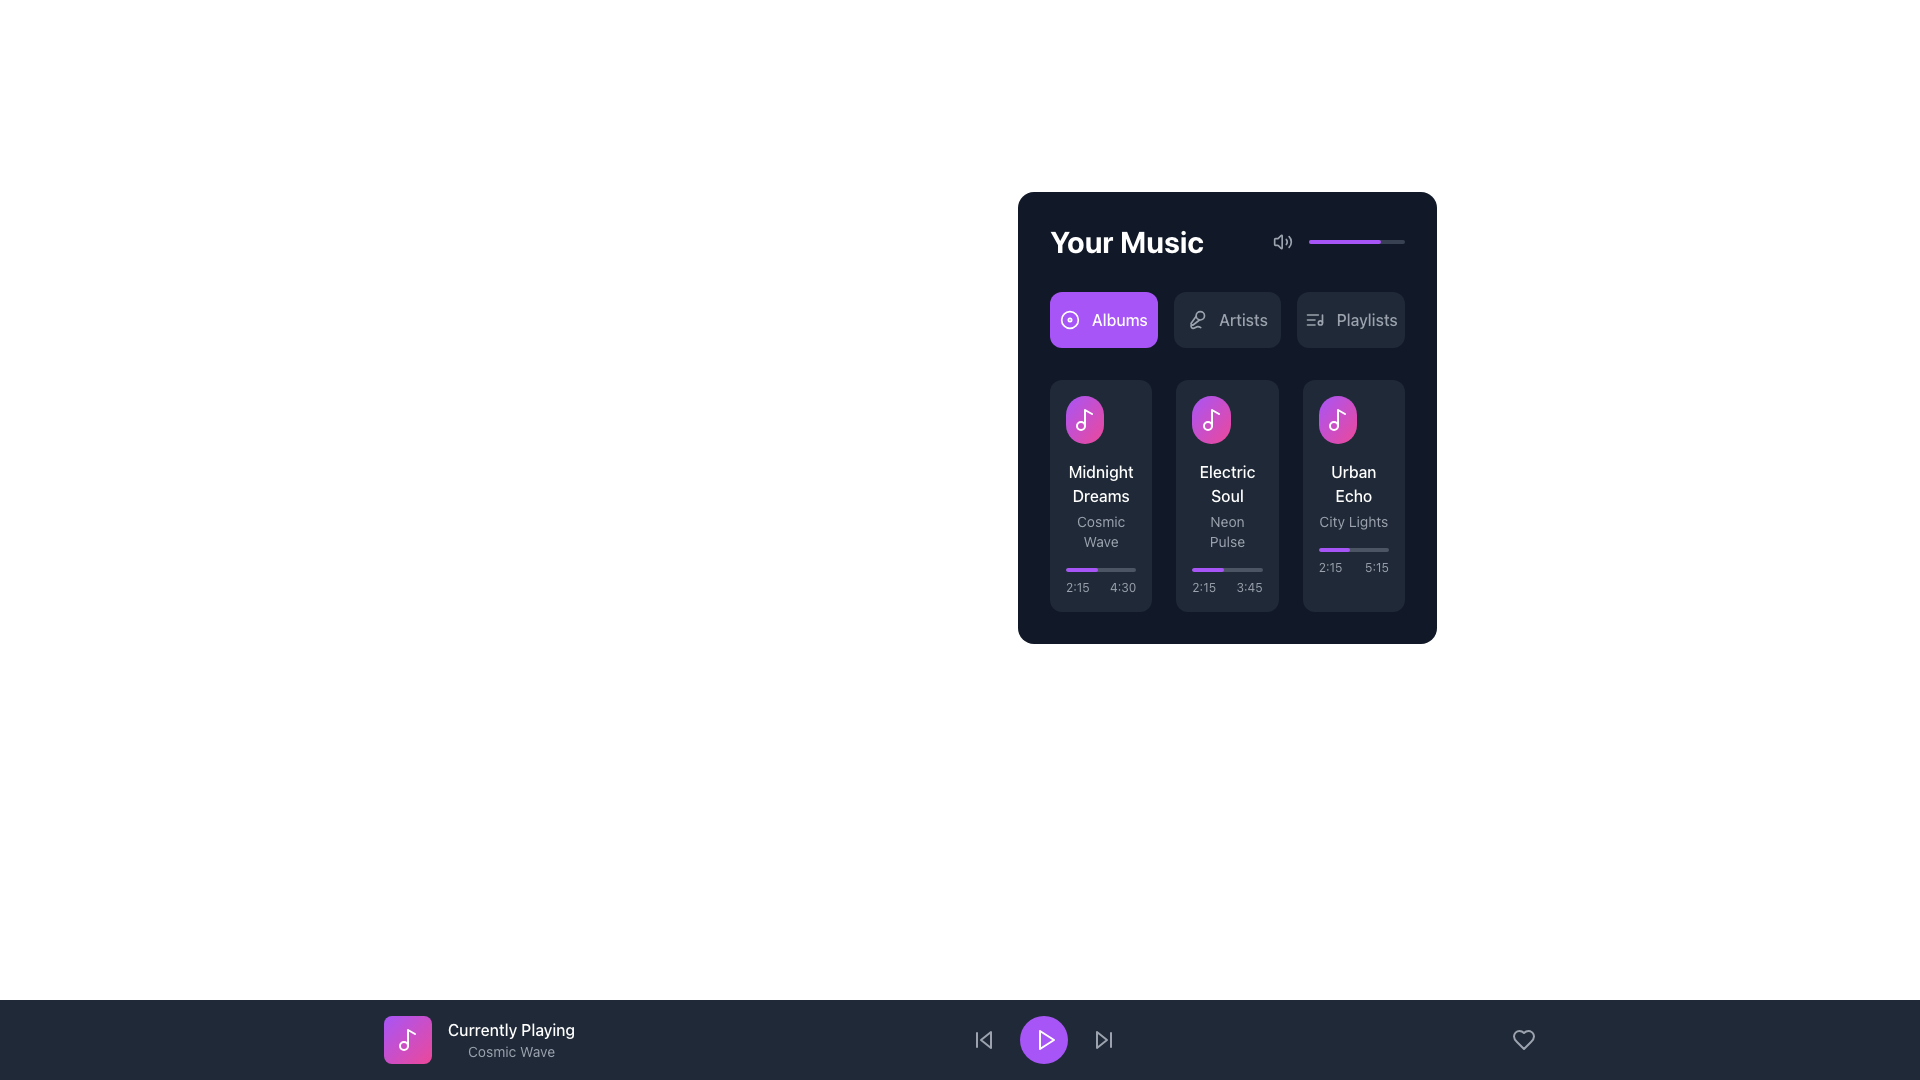 Image resolution: width=1920 pixels, height=1080 pixels. What do you see at coordinates (1226, 582) in the screenshot?
I see `the progress bar located at the bottom of the 'Your Music' card, beneath 'Neon Pulse' and above the card's bottom edge` at bounding box center [1226, 582].